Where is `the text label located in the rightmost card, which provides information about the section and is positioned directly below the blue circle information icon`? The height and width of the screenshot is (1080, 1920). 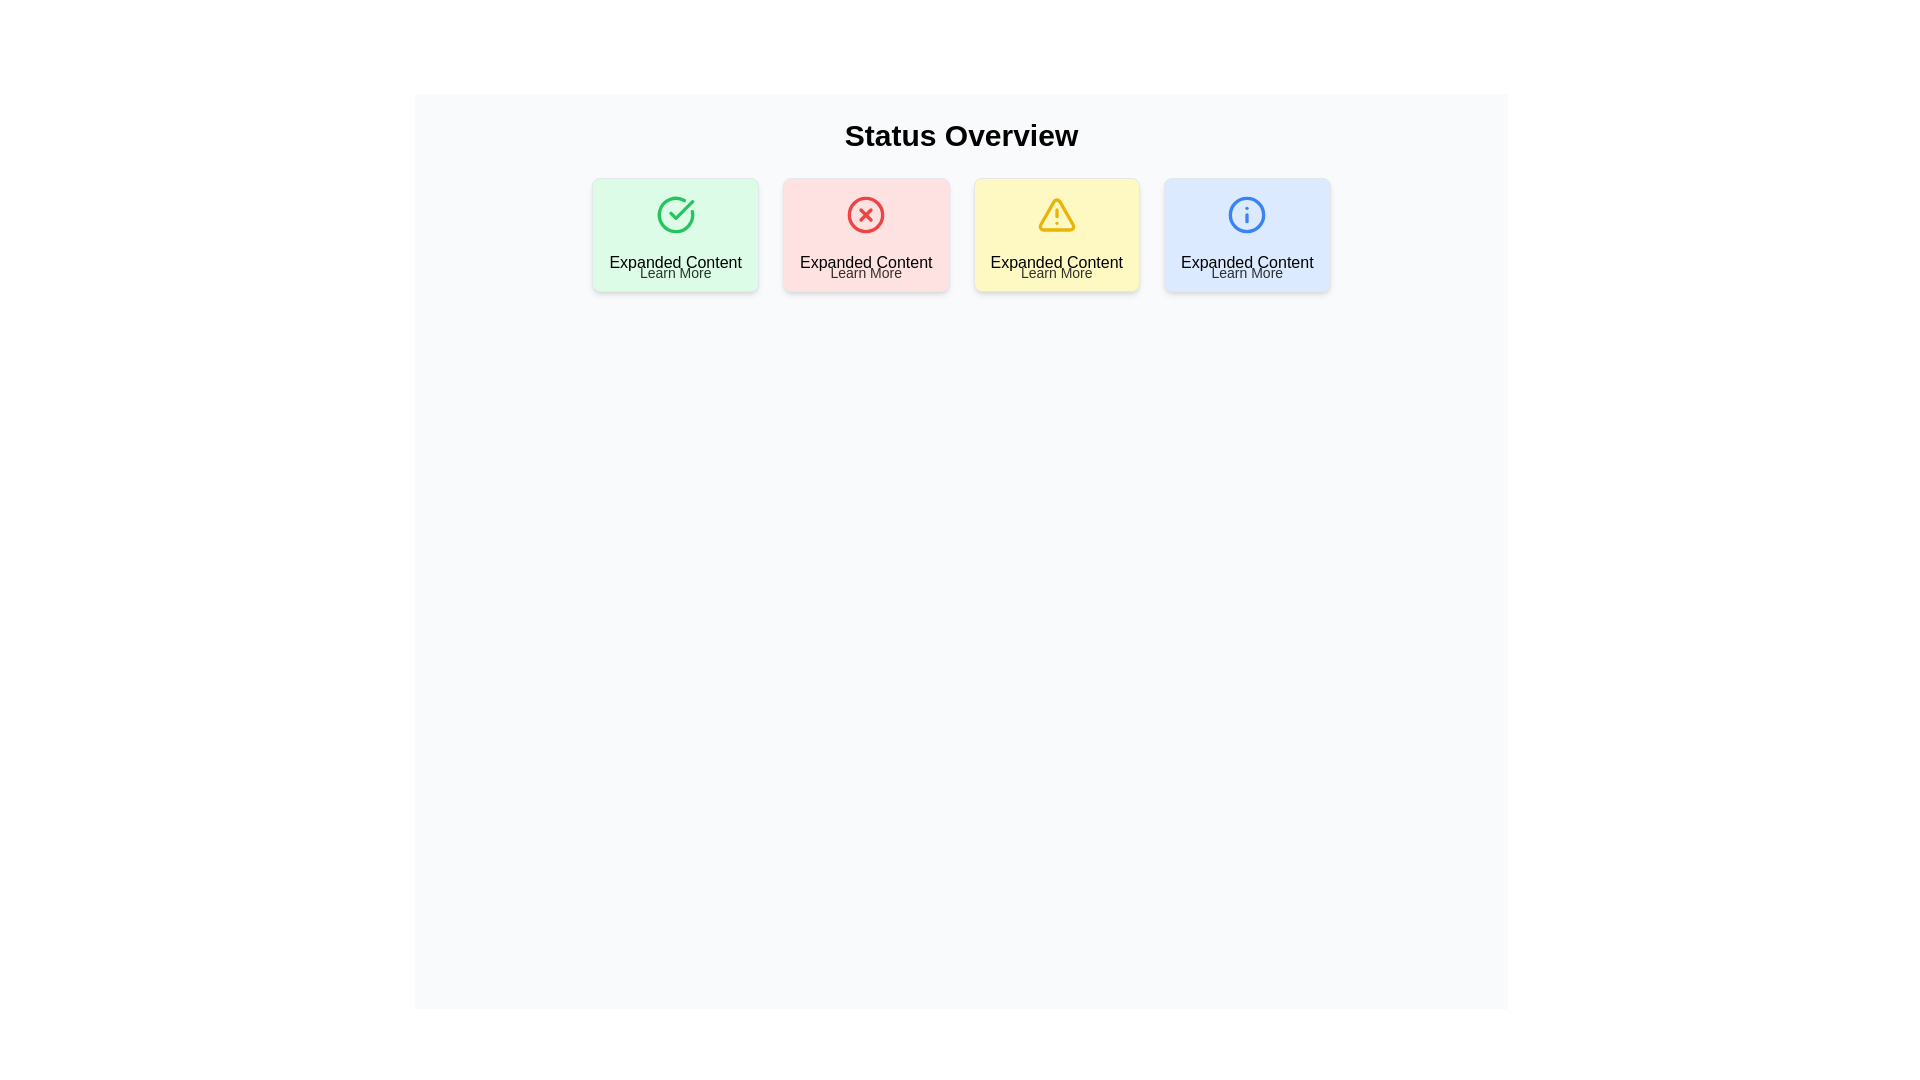
the text label located in the rightmost card, which provides information about the section and is positioned directly below the blue circle information icon is located at coordinates (1246, 261).